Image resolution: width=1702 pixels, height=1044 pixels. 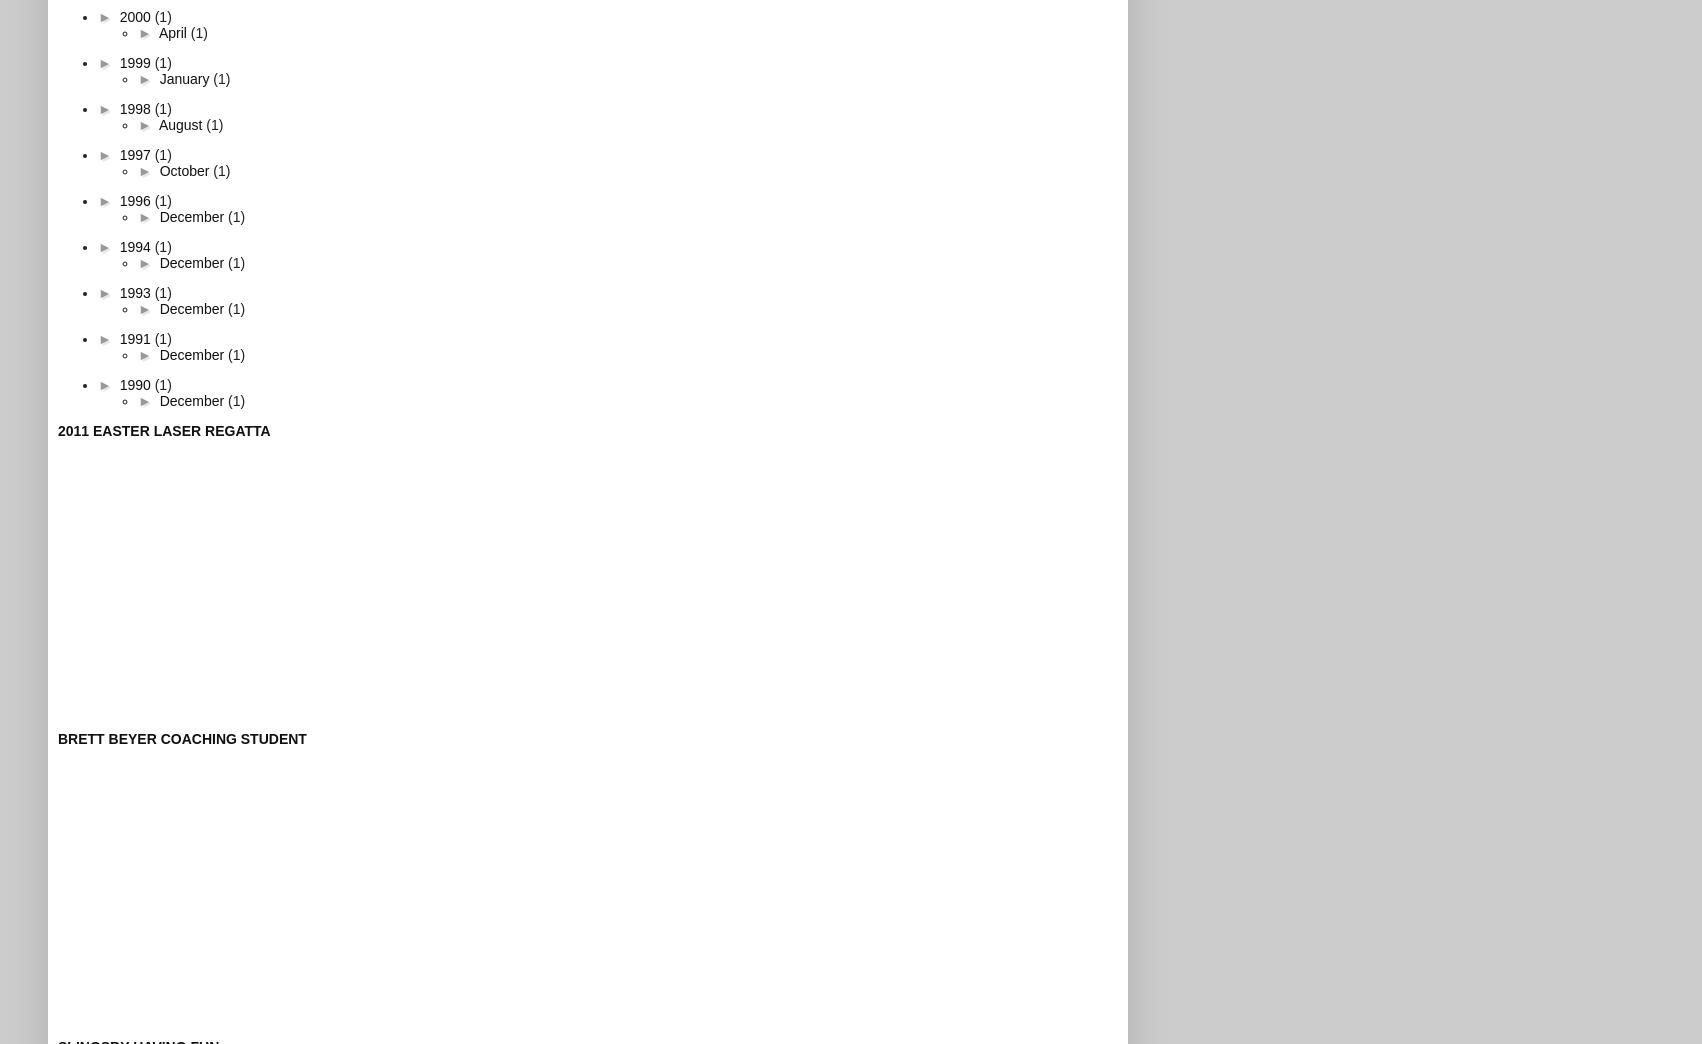 I want to click on '2000', so click(x=136, y=14).